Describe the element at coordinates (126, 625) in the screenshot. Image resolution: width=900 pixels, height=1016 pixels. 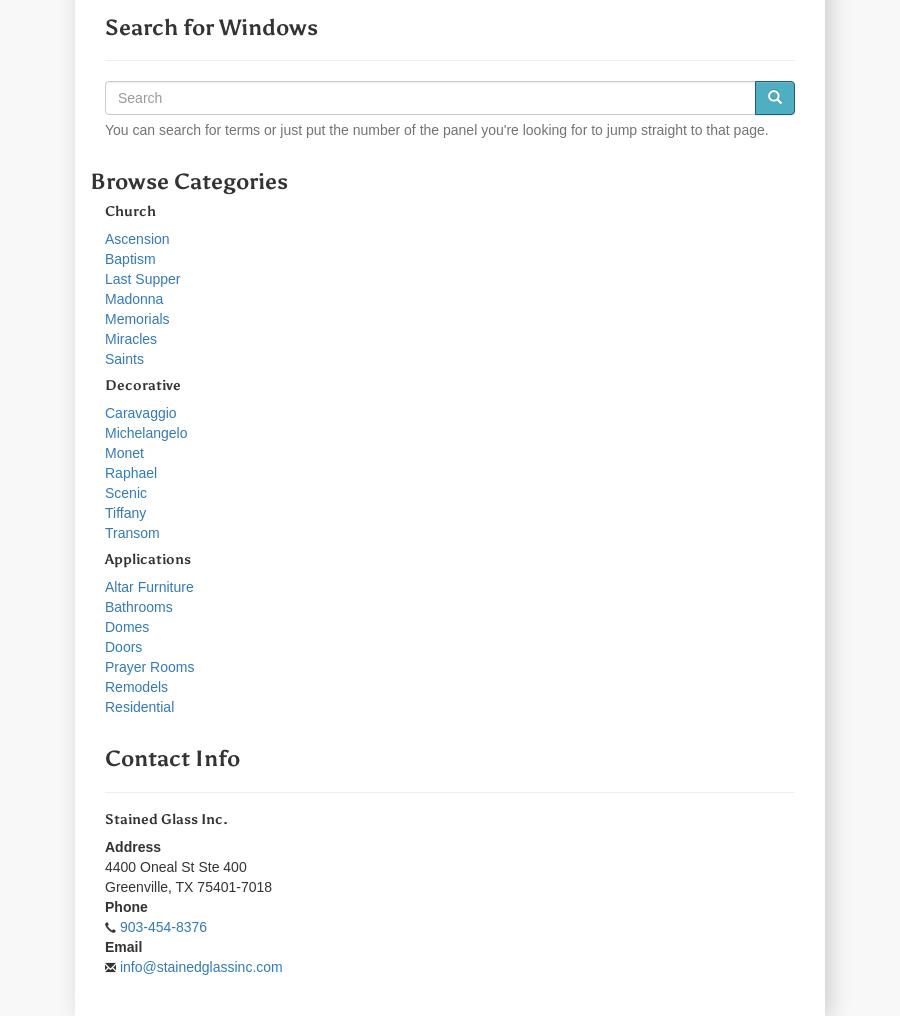
I see `'Domes'` at that location.